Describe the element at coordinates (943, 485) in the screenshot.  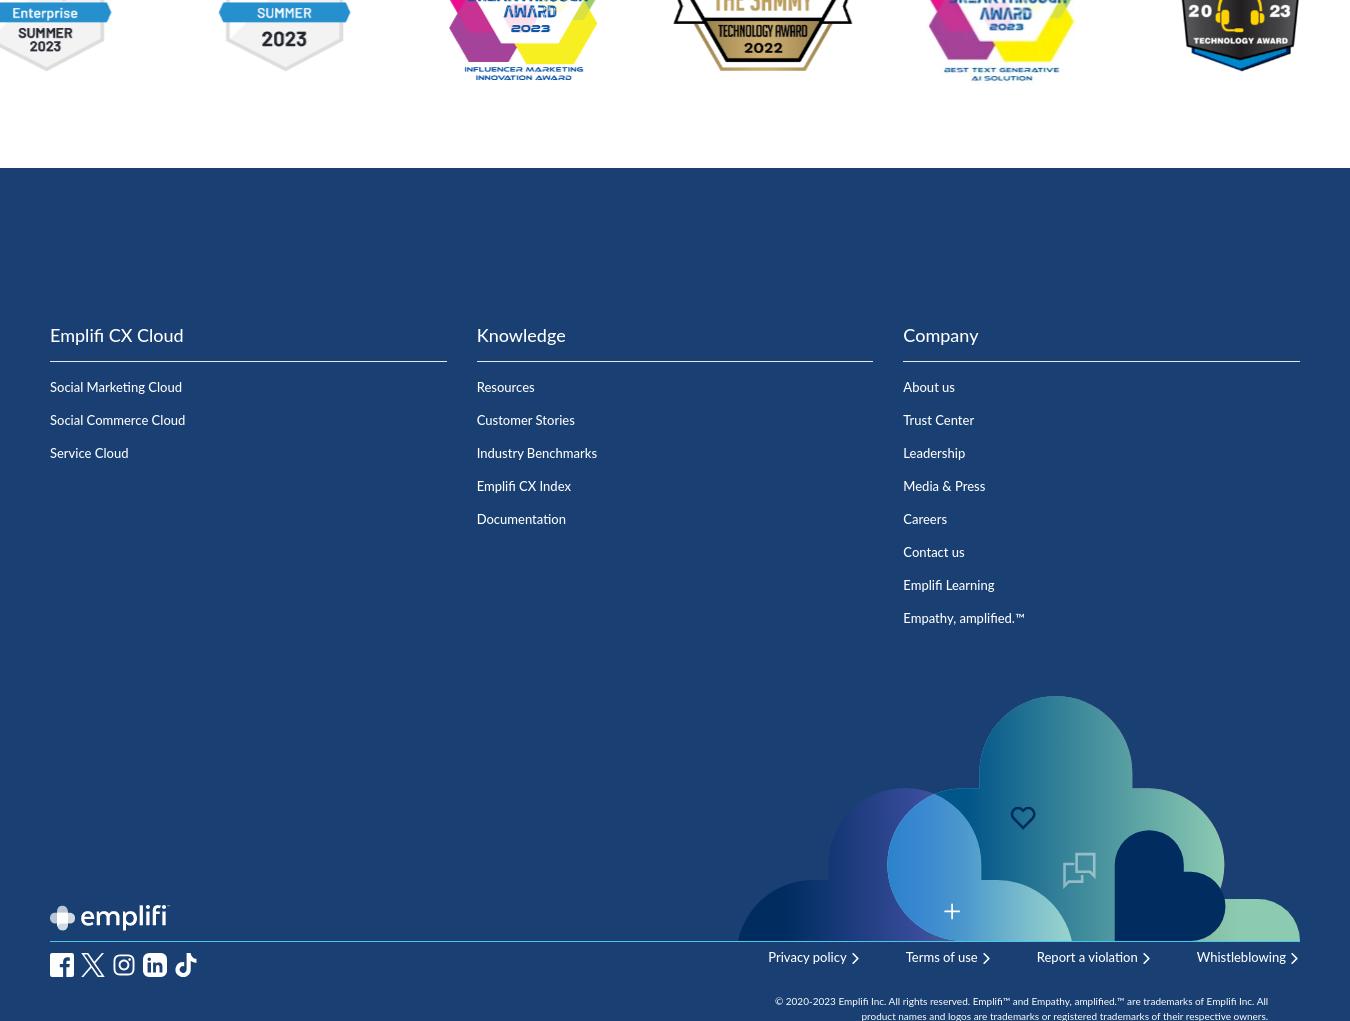
I see `'Media & Press'` at that location.